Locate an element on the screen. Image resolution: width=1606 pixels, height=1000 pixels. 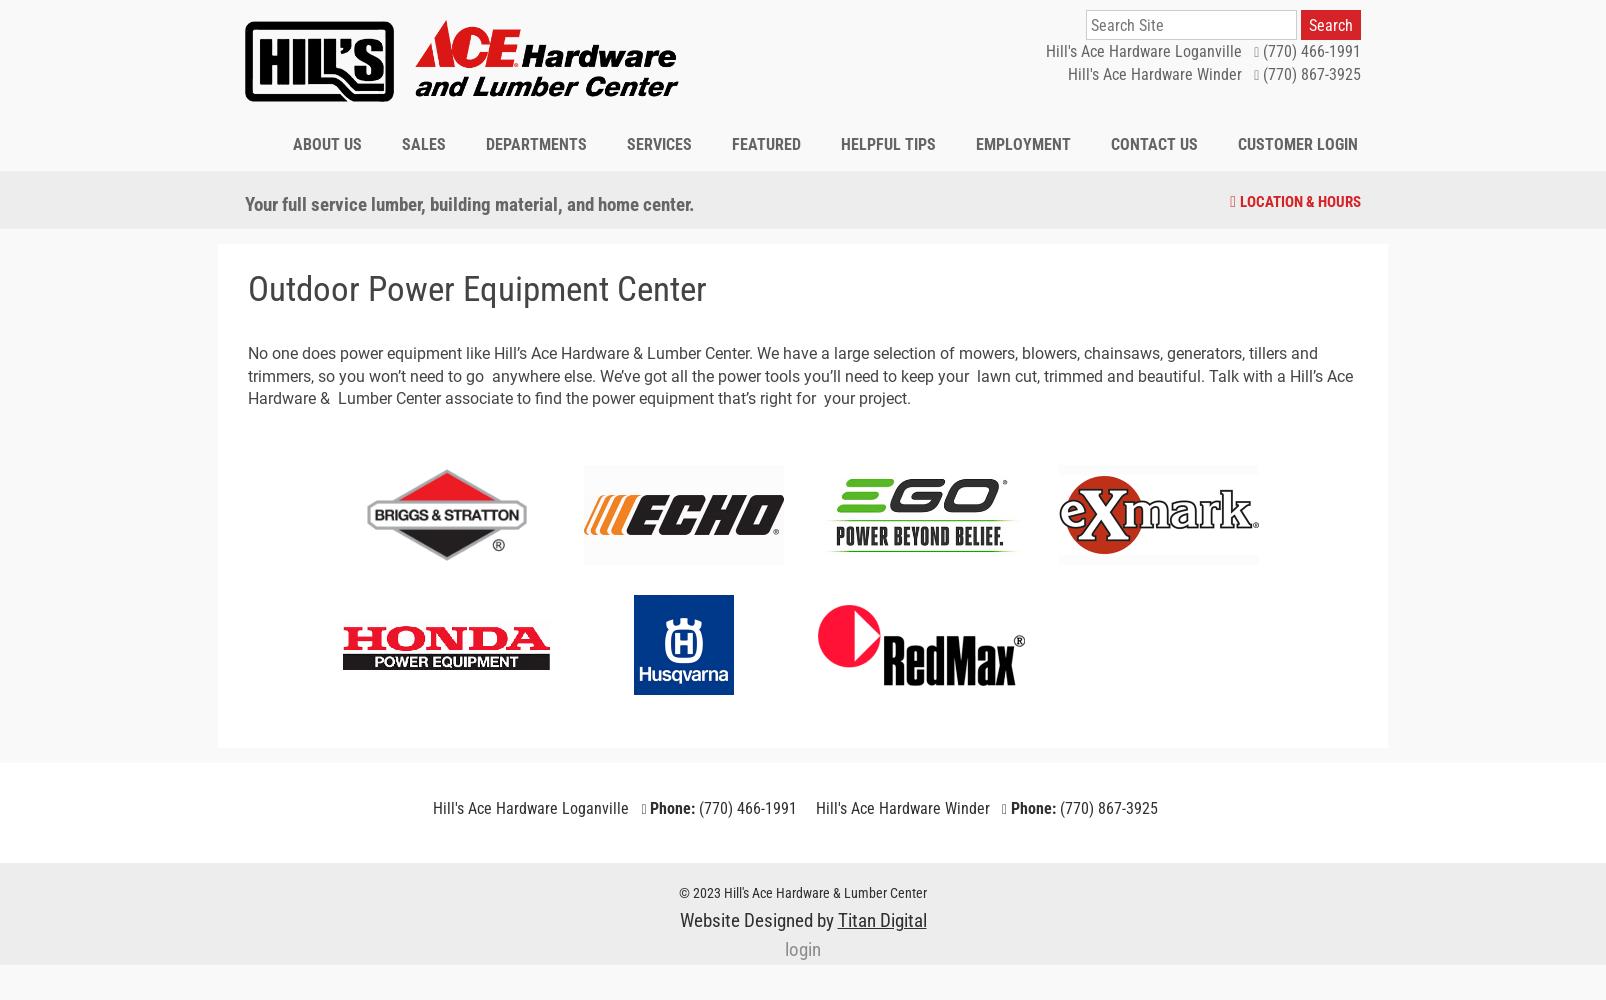
'Location & Hours' is located at coordinates (1298, 200).